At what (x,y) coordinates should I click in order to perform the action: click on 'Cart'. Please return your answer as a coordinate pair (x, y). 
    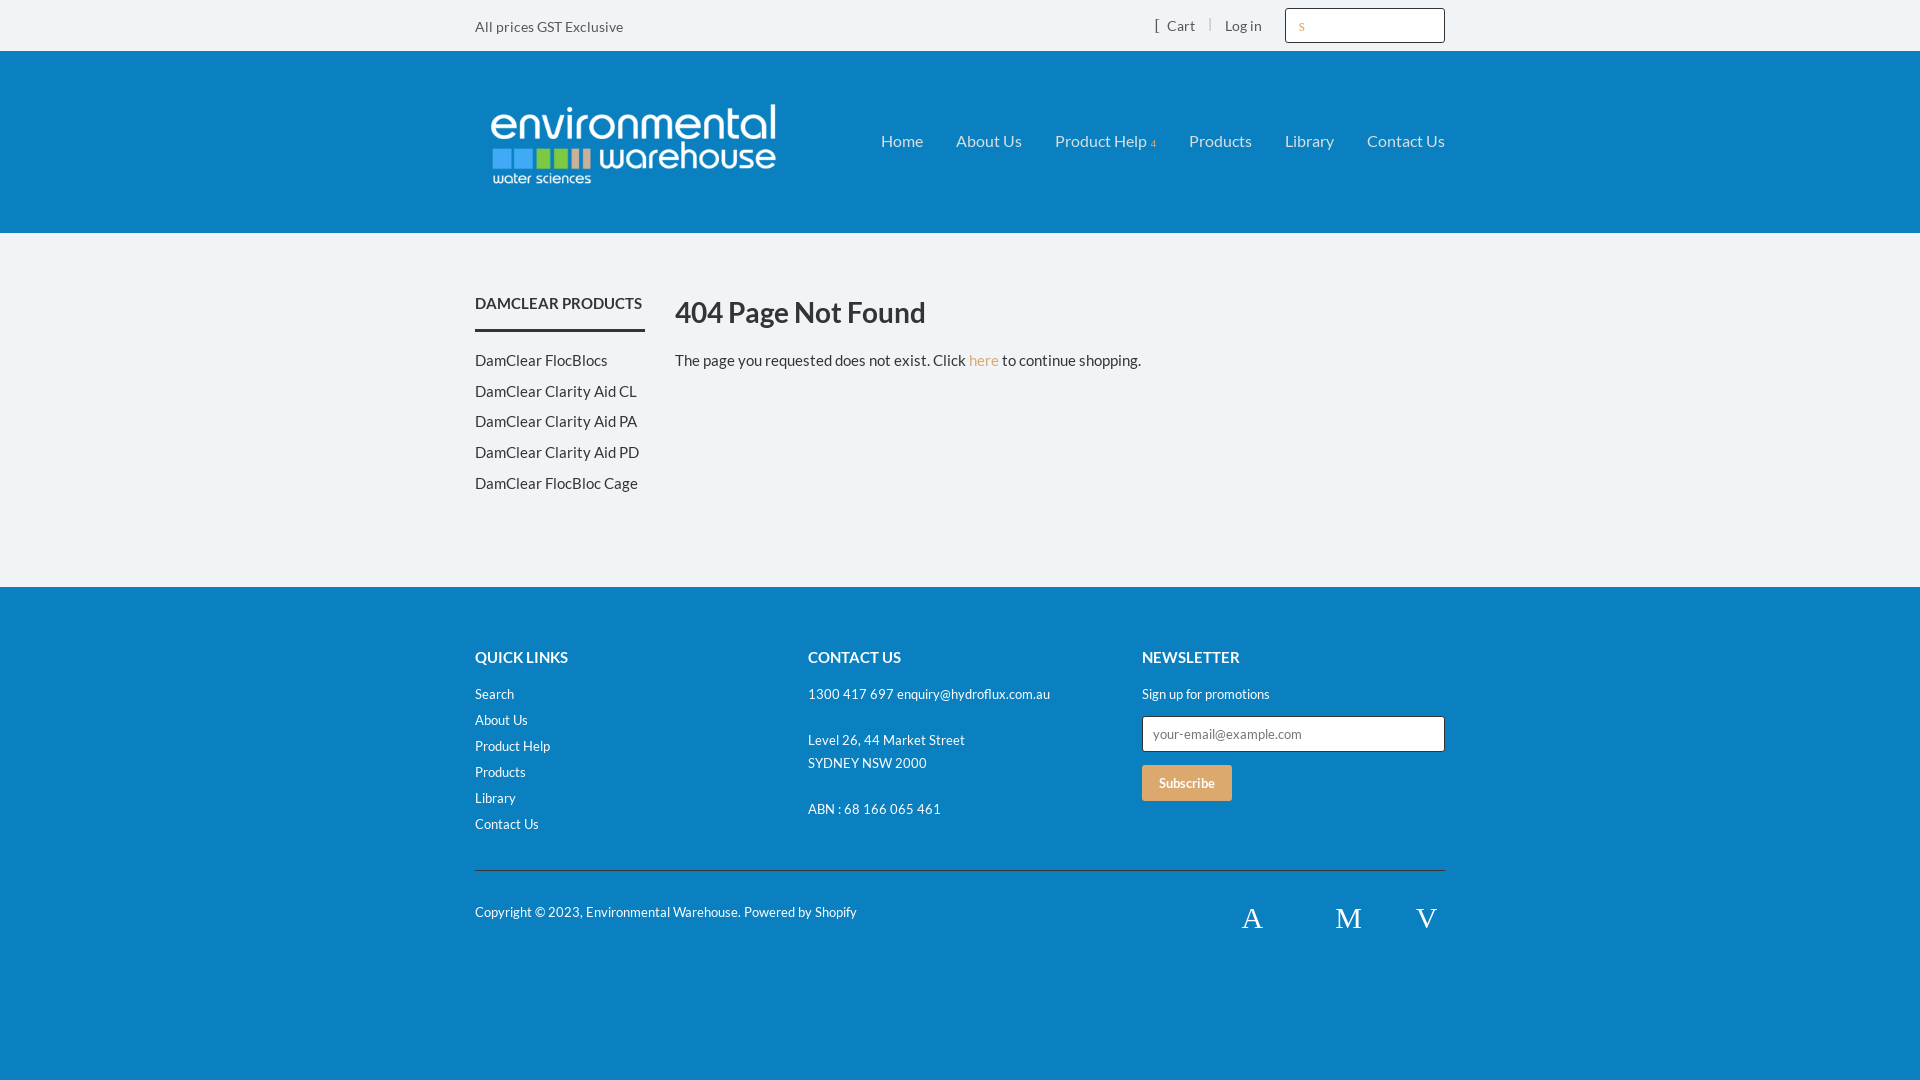
    Looking at the image, I should click on (1153, 24).